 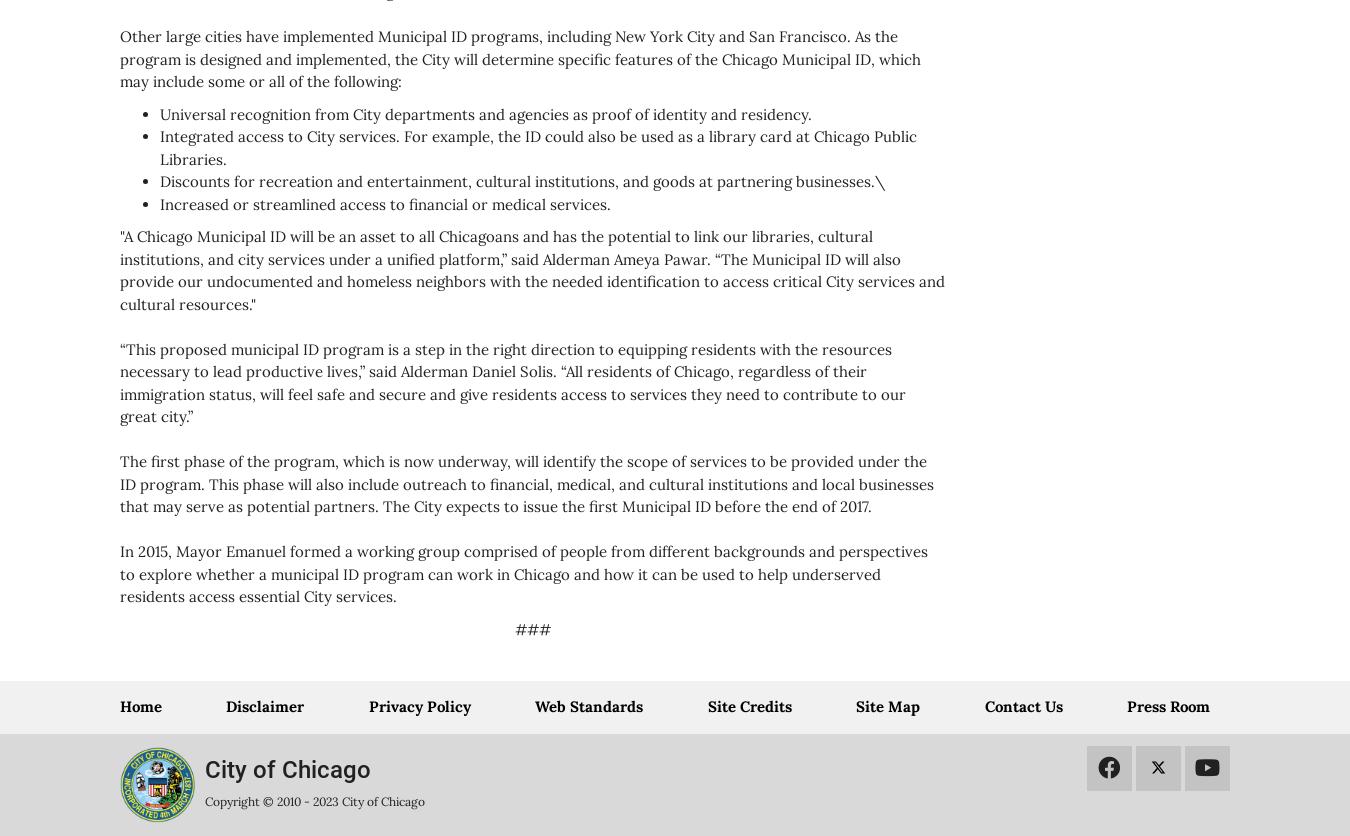 I want to click on 'Press Room', so click(x=1166, y=706).